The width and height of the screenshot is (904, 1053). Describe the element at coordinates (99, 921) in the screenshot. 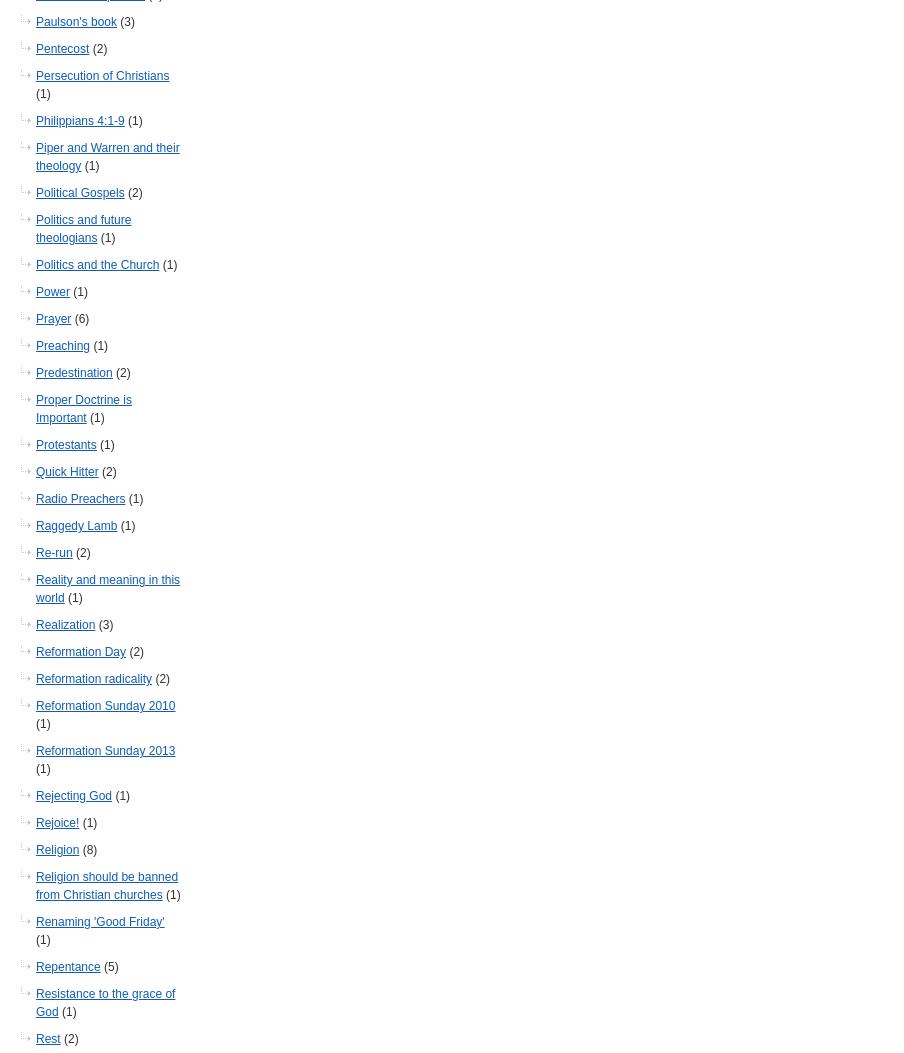

I see `'Renaming 'Good Friday''` at that location.